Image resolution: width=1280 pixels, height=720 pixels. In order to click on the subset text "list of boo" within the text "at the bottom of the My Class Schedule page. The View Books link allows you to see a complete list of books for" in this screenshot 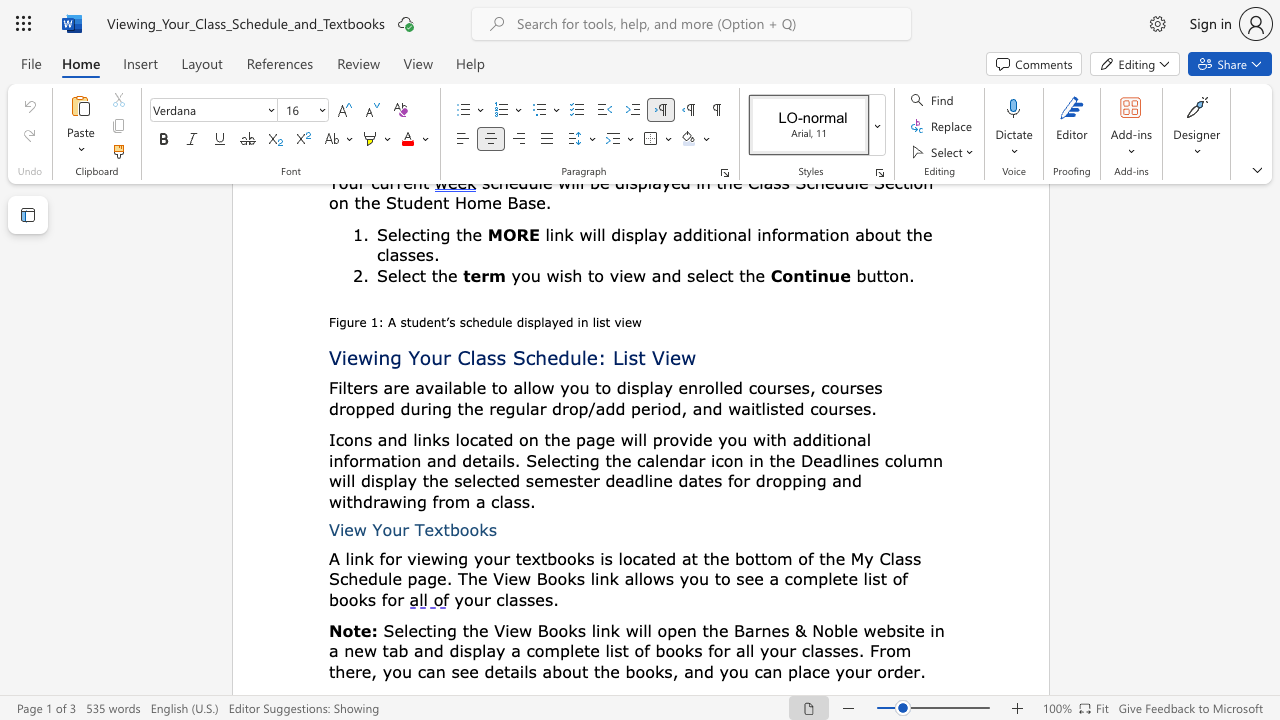, I will do `click(863, 578)`.